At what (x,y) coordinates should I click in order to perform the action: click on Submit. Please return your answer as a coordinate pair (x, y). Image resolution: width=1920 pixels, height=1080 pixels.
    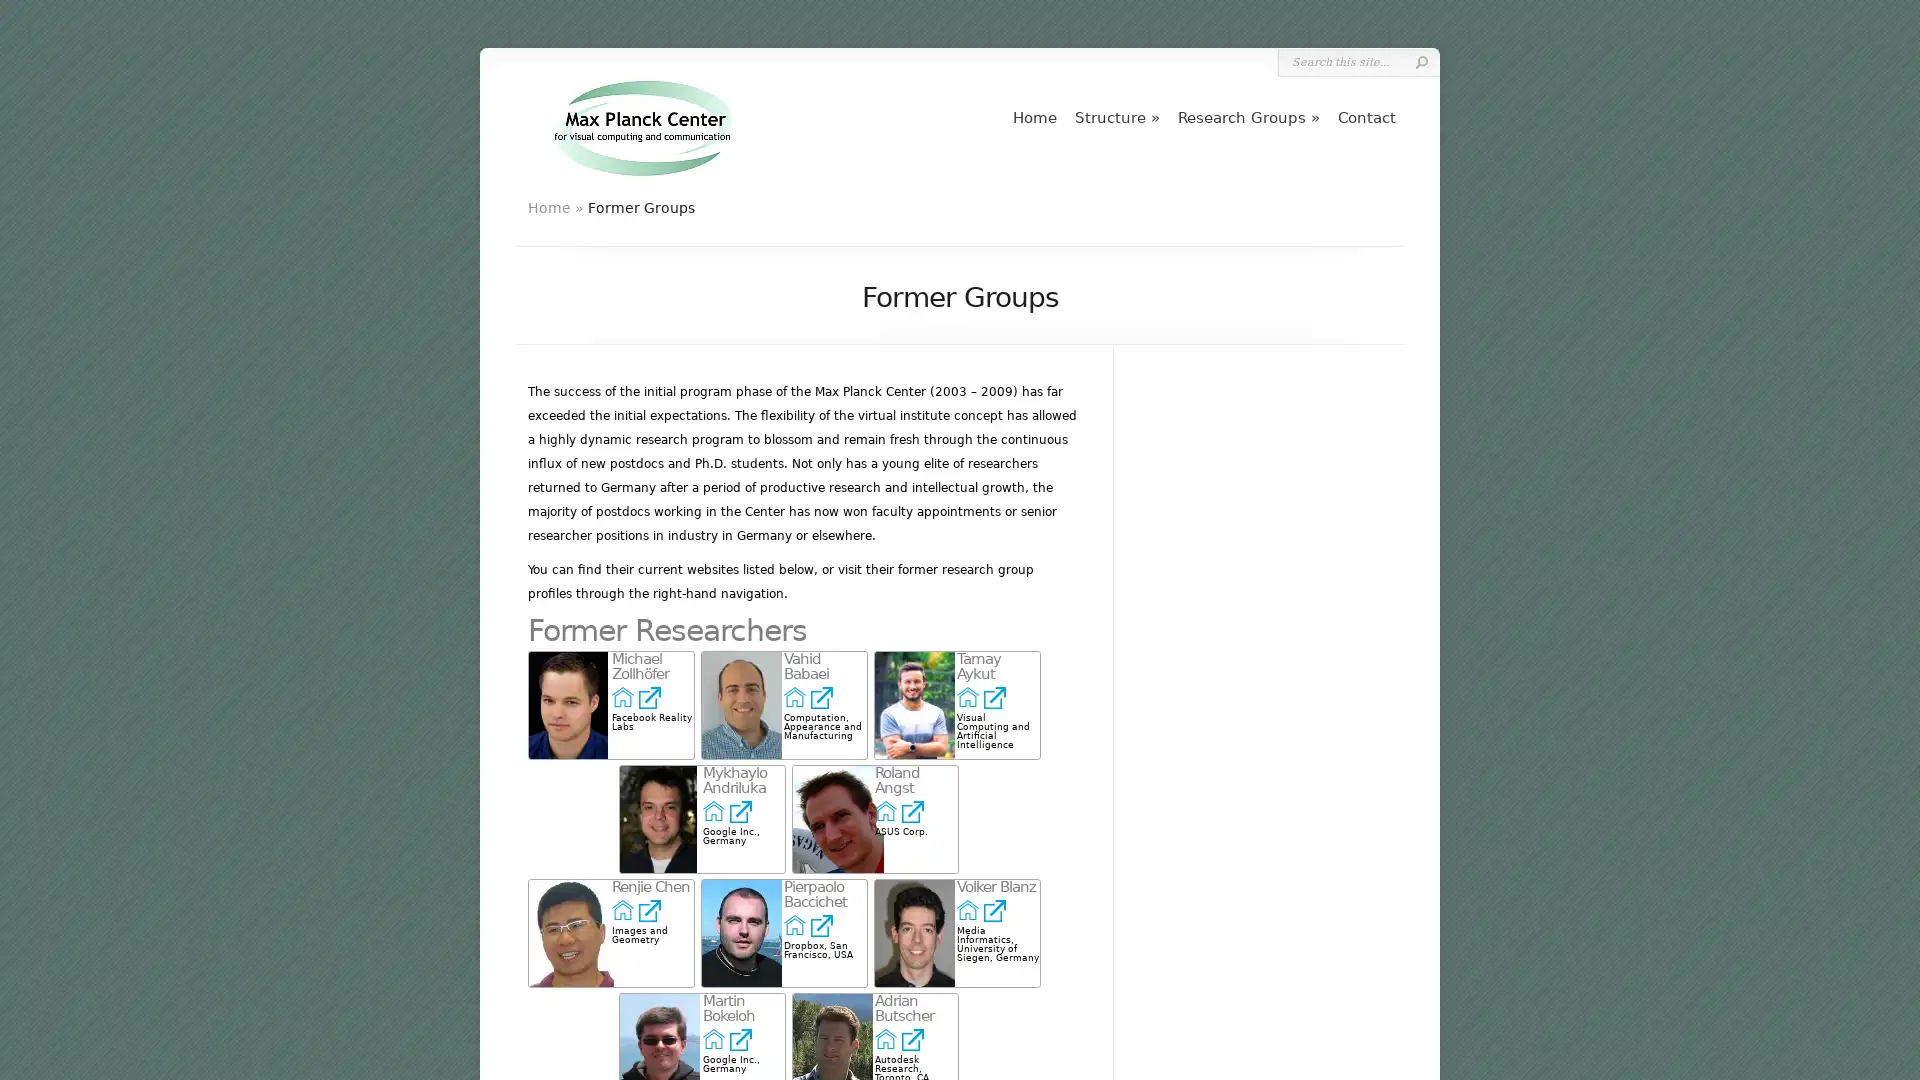
    Looking at the image, I should click on (1420, 61).